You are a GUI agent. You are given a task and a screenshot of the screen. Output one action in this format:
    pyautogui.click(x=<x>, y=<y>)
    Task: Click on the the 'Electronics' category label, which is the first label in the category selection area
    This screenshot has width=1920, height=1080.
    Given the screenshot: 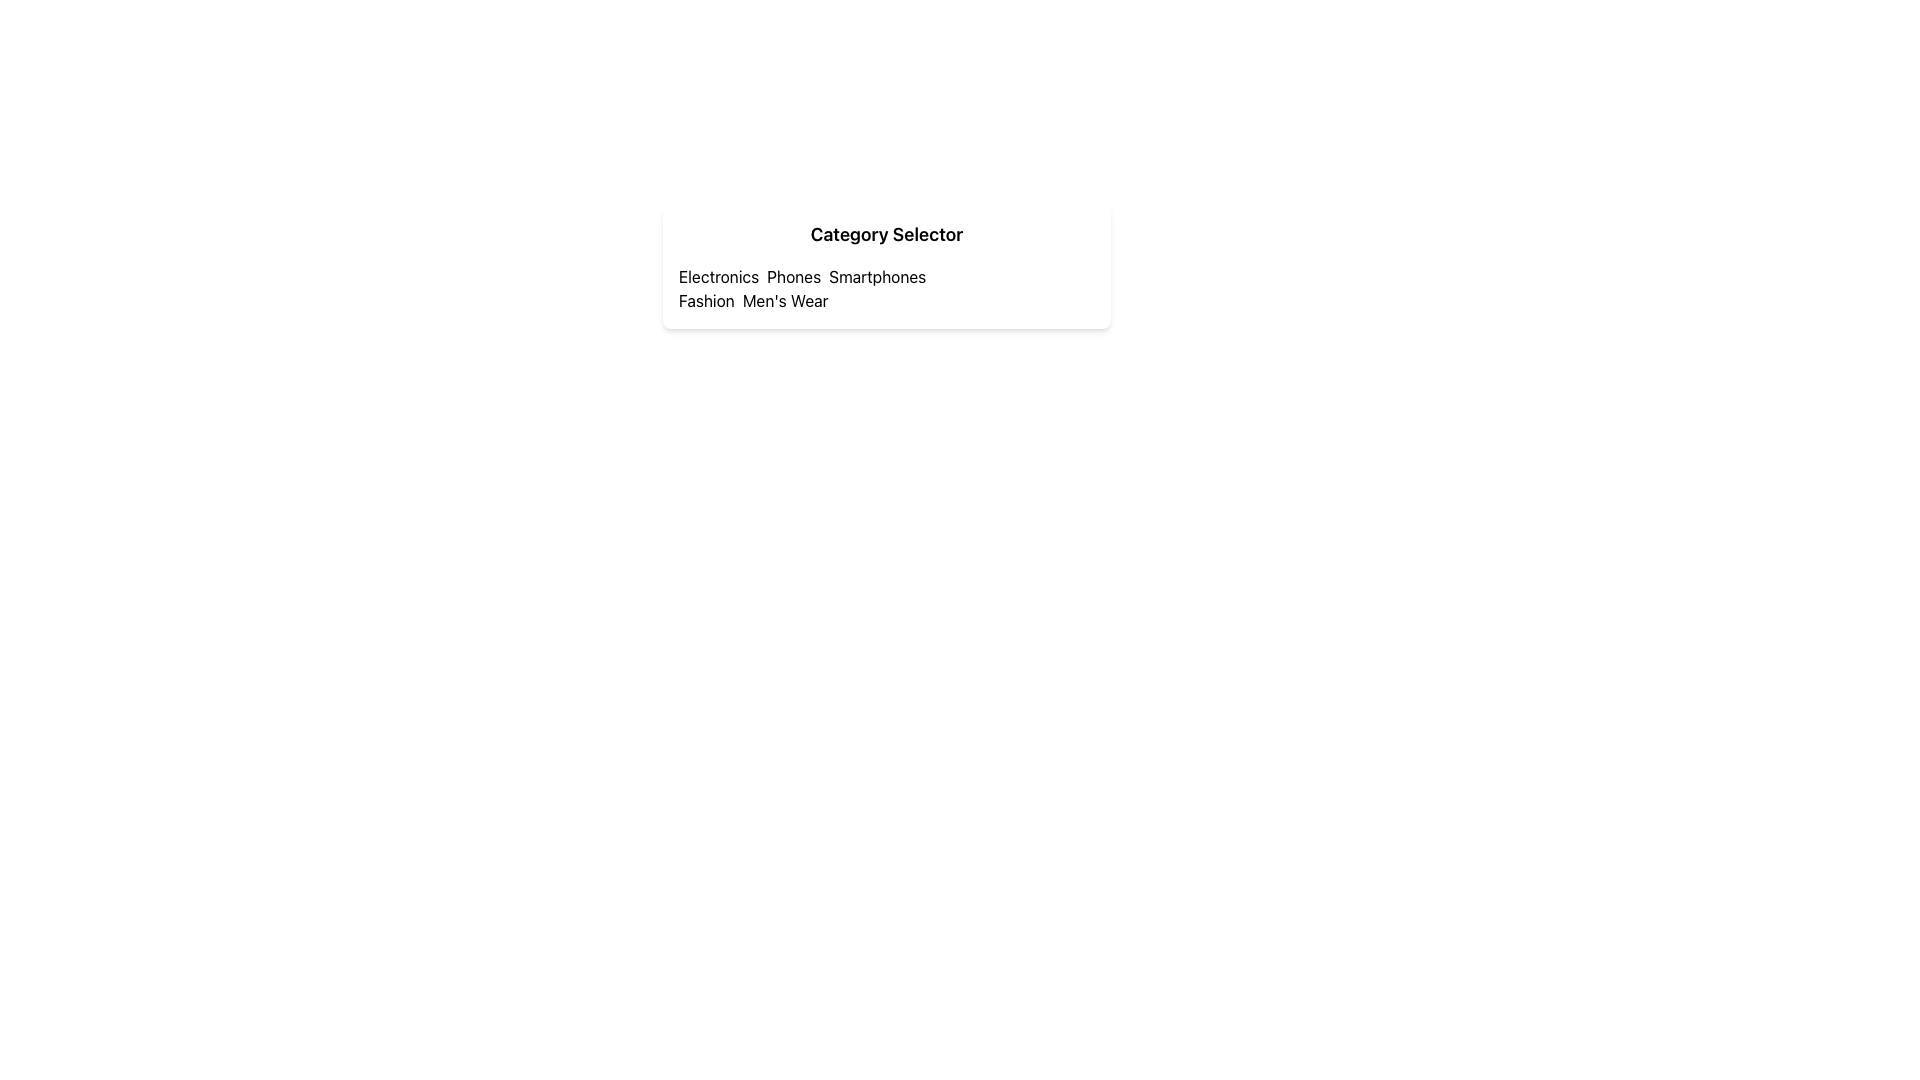 What is the action you would take?
    pyautogui.click(x=719, y=277)
    